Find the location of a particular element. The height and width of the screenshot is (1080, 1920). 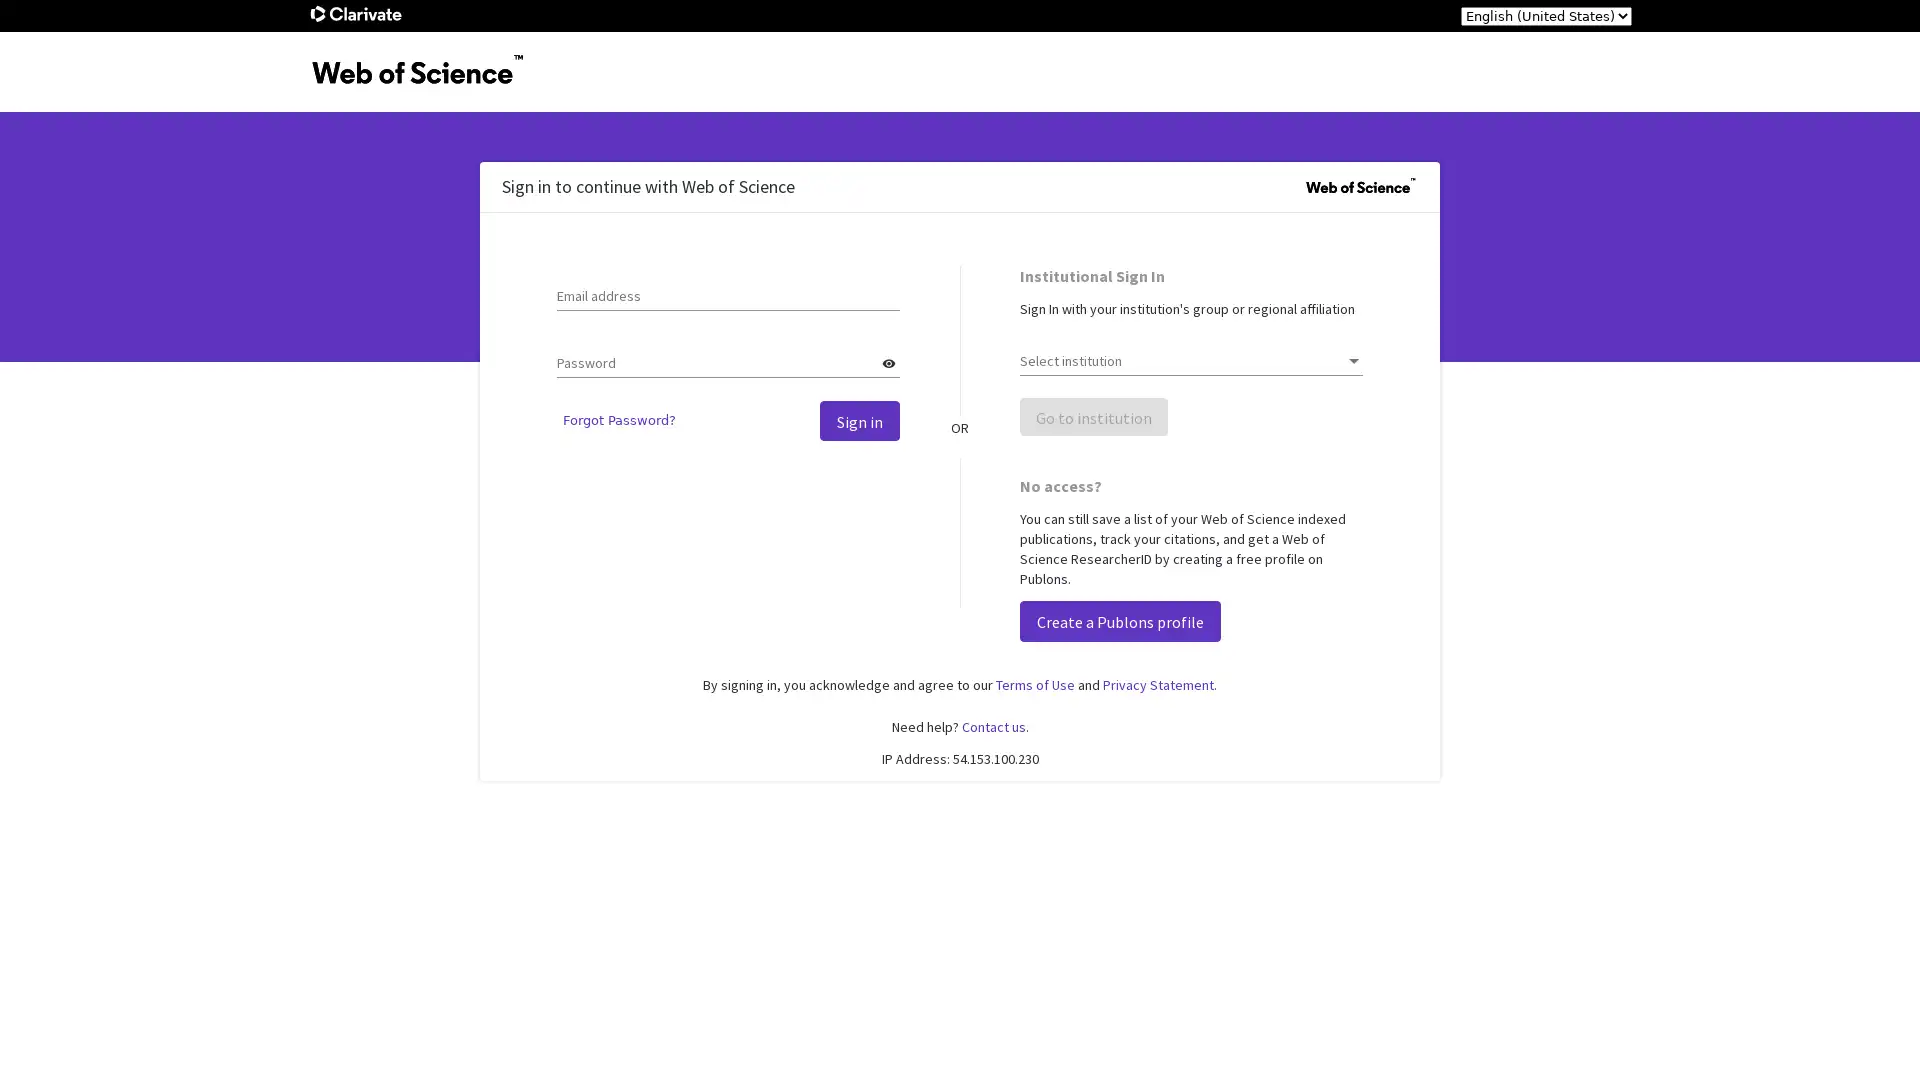

Go to institution is located at coordinates (1093, 415).